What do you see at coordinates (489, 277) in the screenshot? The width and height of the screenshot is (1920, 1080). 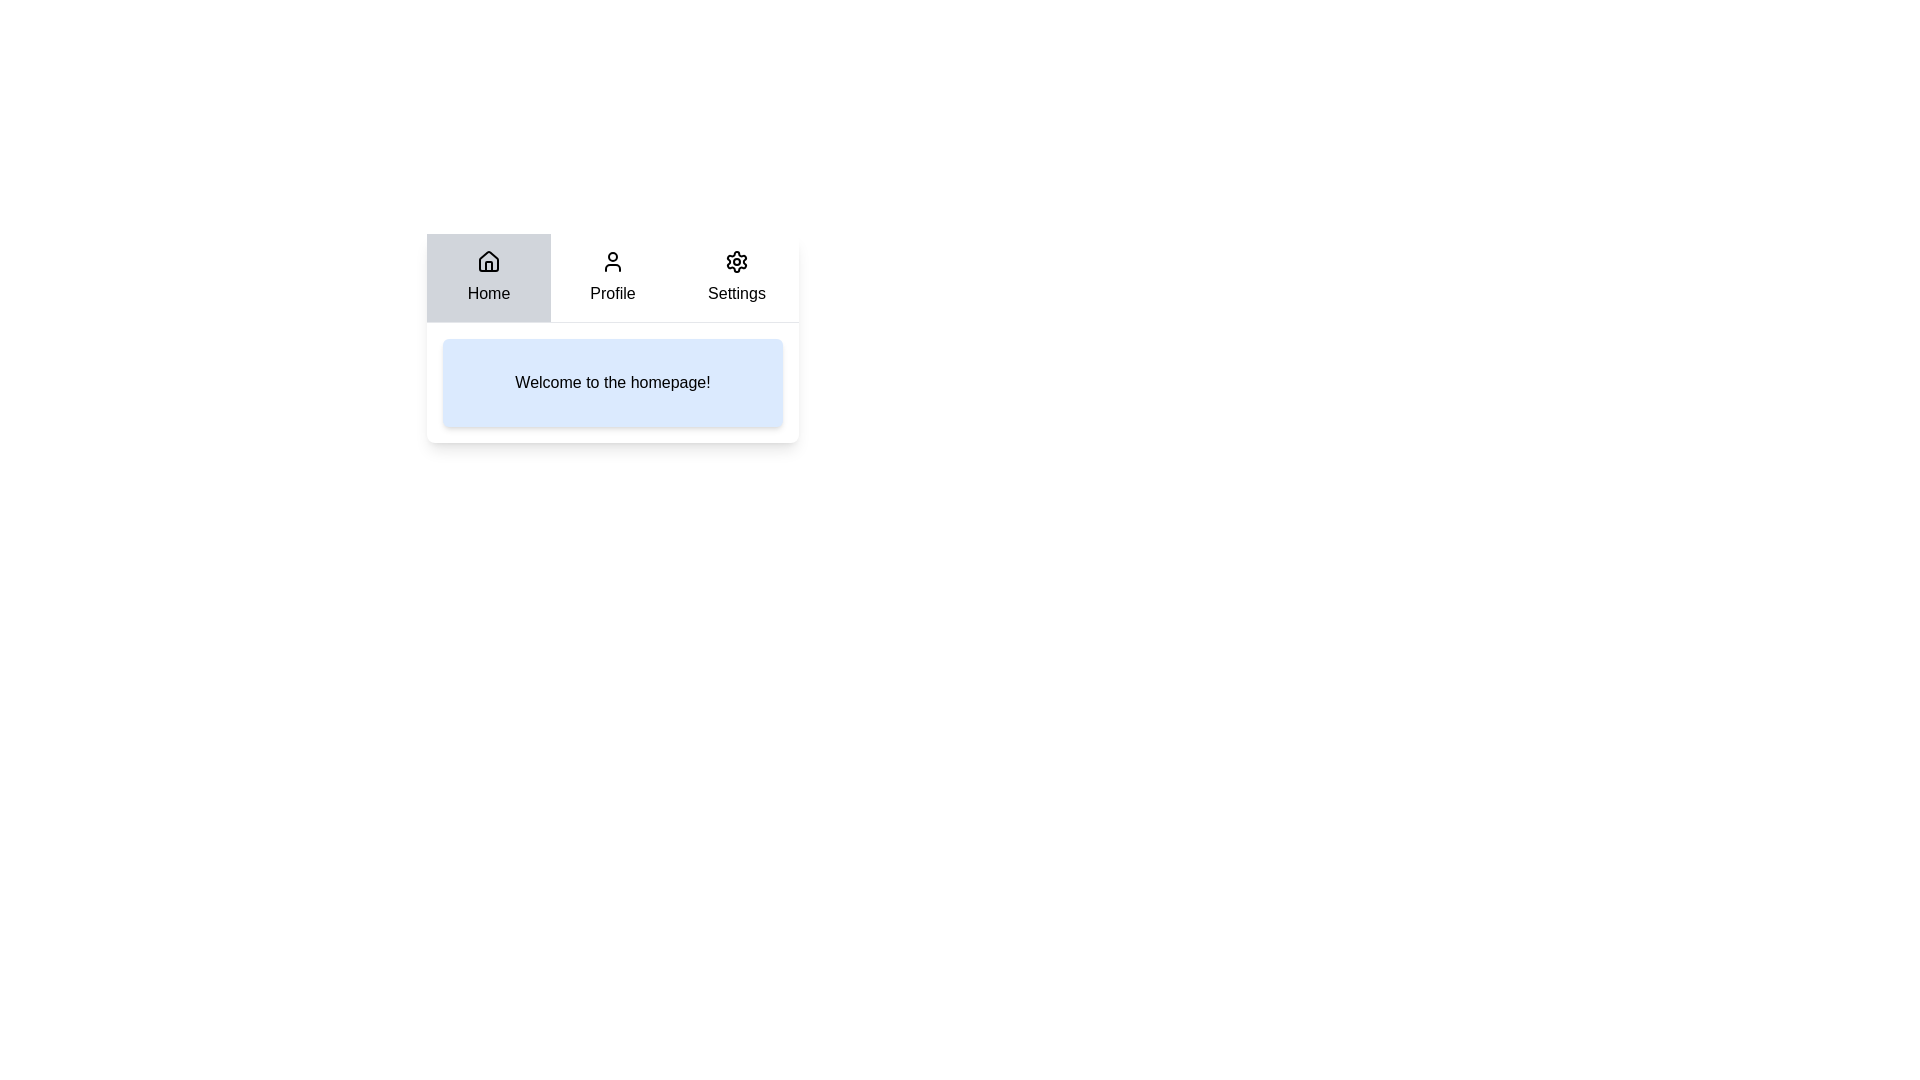 I see `the Home tab by clicking on it` at bounding box center [489, 277].